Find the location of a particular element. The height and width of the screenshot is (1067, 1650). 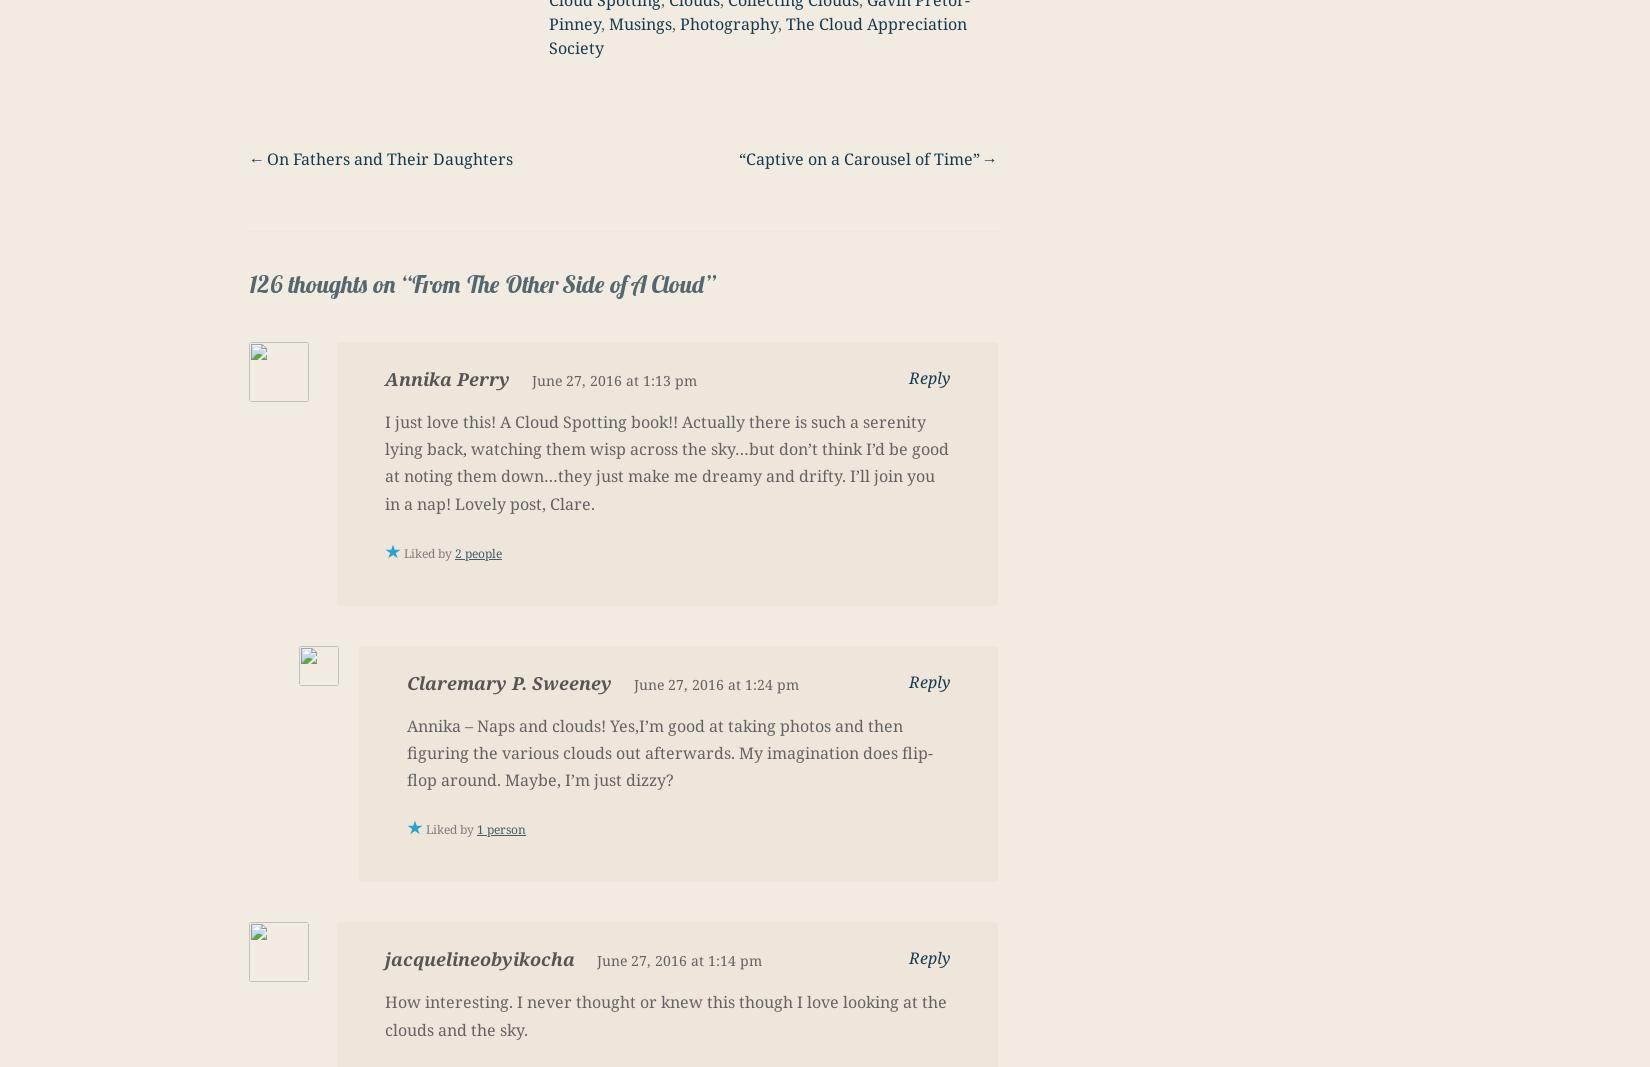

'1 person' is located at coordinates (500, 828).